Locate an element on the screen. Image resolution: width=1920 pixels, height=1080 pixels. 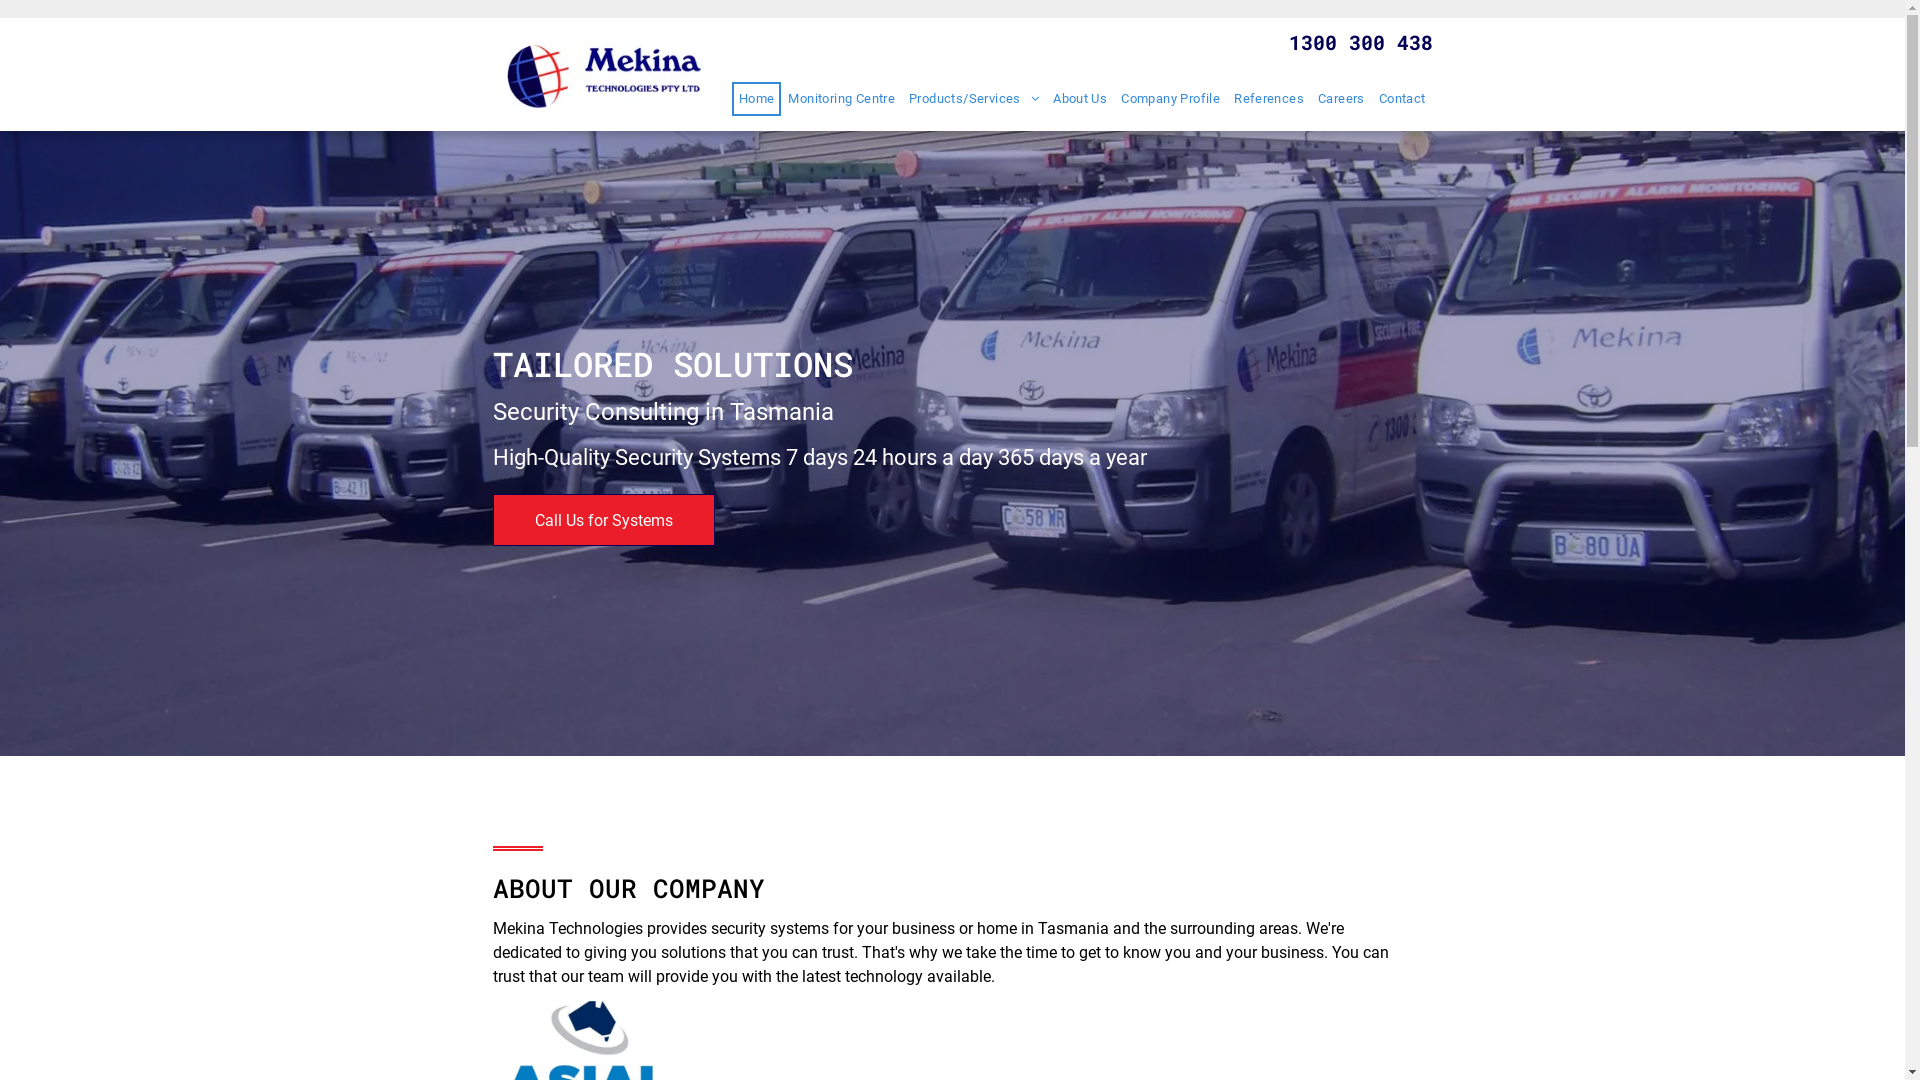
'About Us' is located at coordinates (1045, 99).